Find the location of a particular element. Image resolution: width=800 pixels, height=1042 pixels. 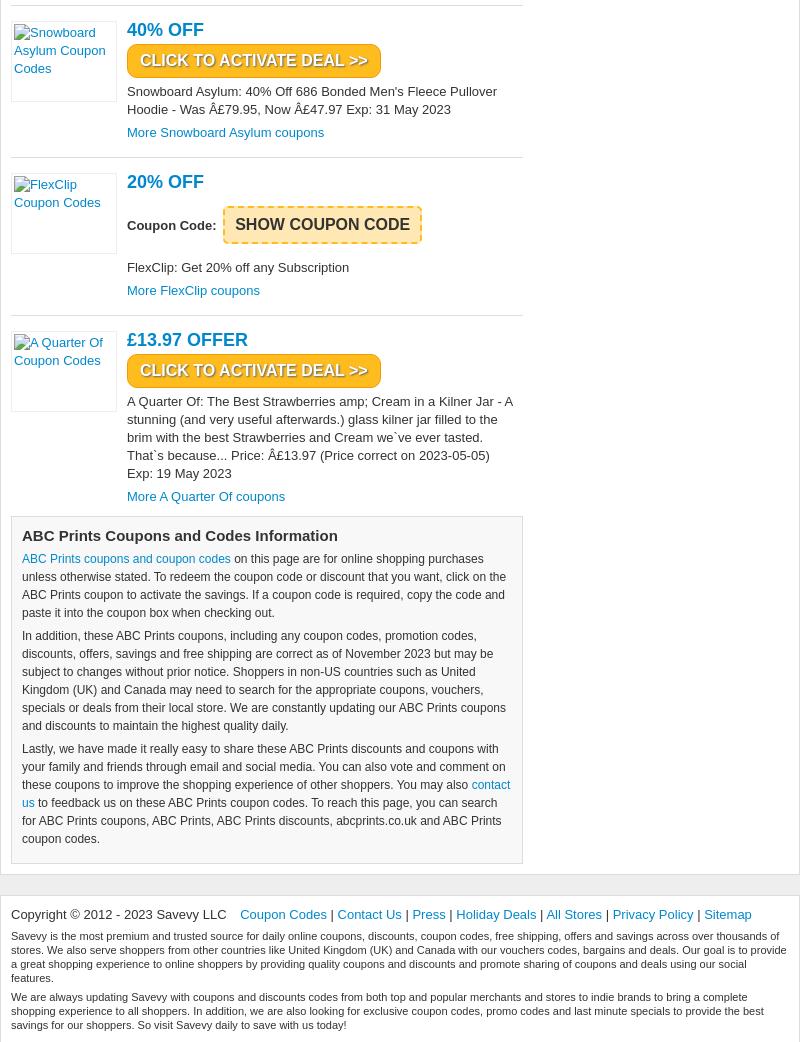

'Coupon Code:' is located at coordinates (172, 224).